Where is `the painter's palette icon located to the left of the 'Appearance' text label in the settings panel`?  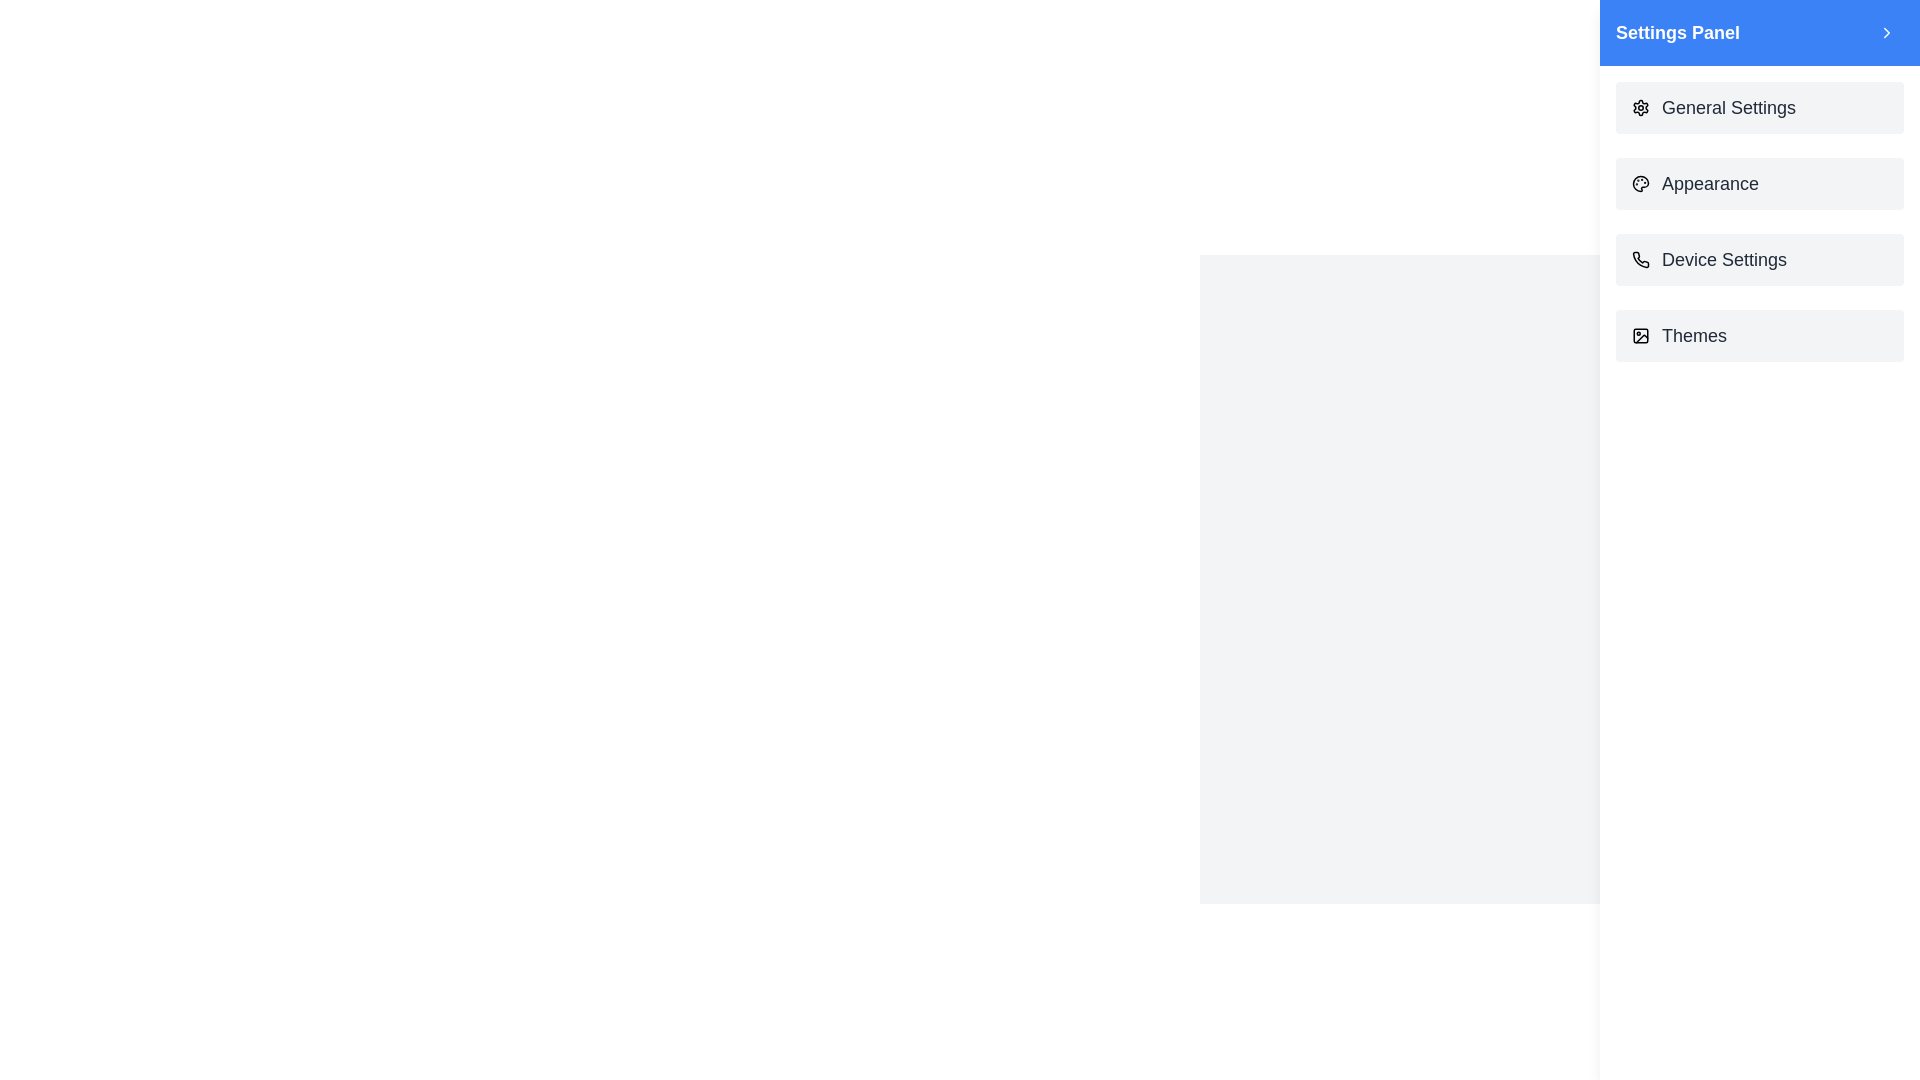 the painter's palette icon located to the left of the 'Appearance' text label in the settings panel is located at coordinates (1641, 184).